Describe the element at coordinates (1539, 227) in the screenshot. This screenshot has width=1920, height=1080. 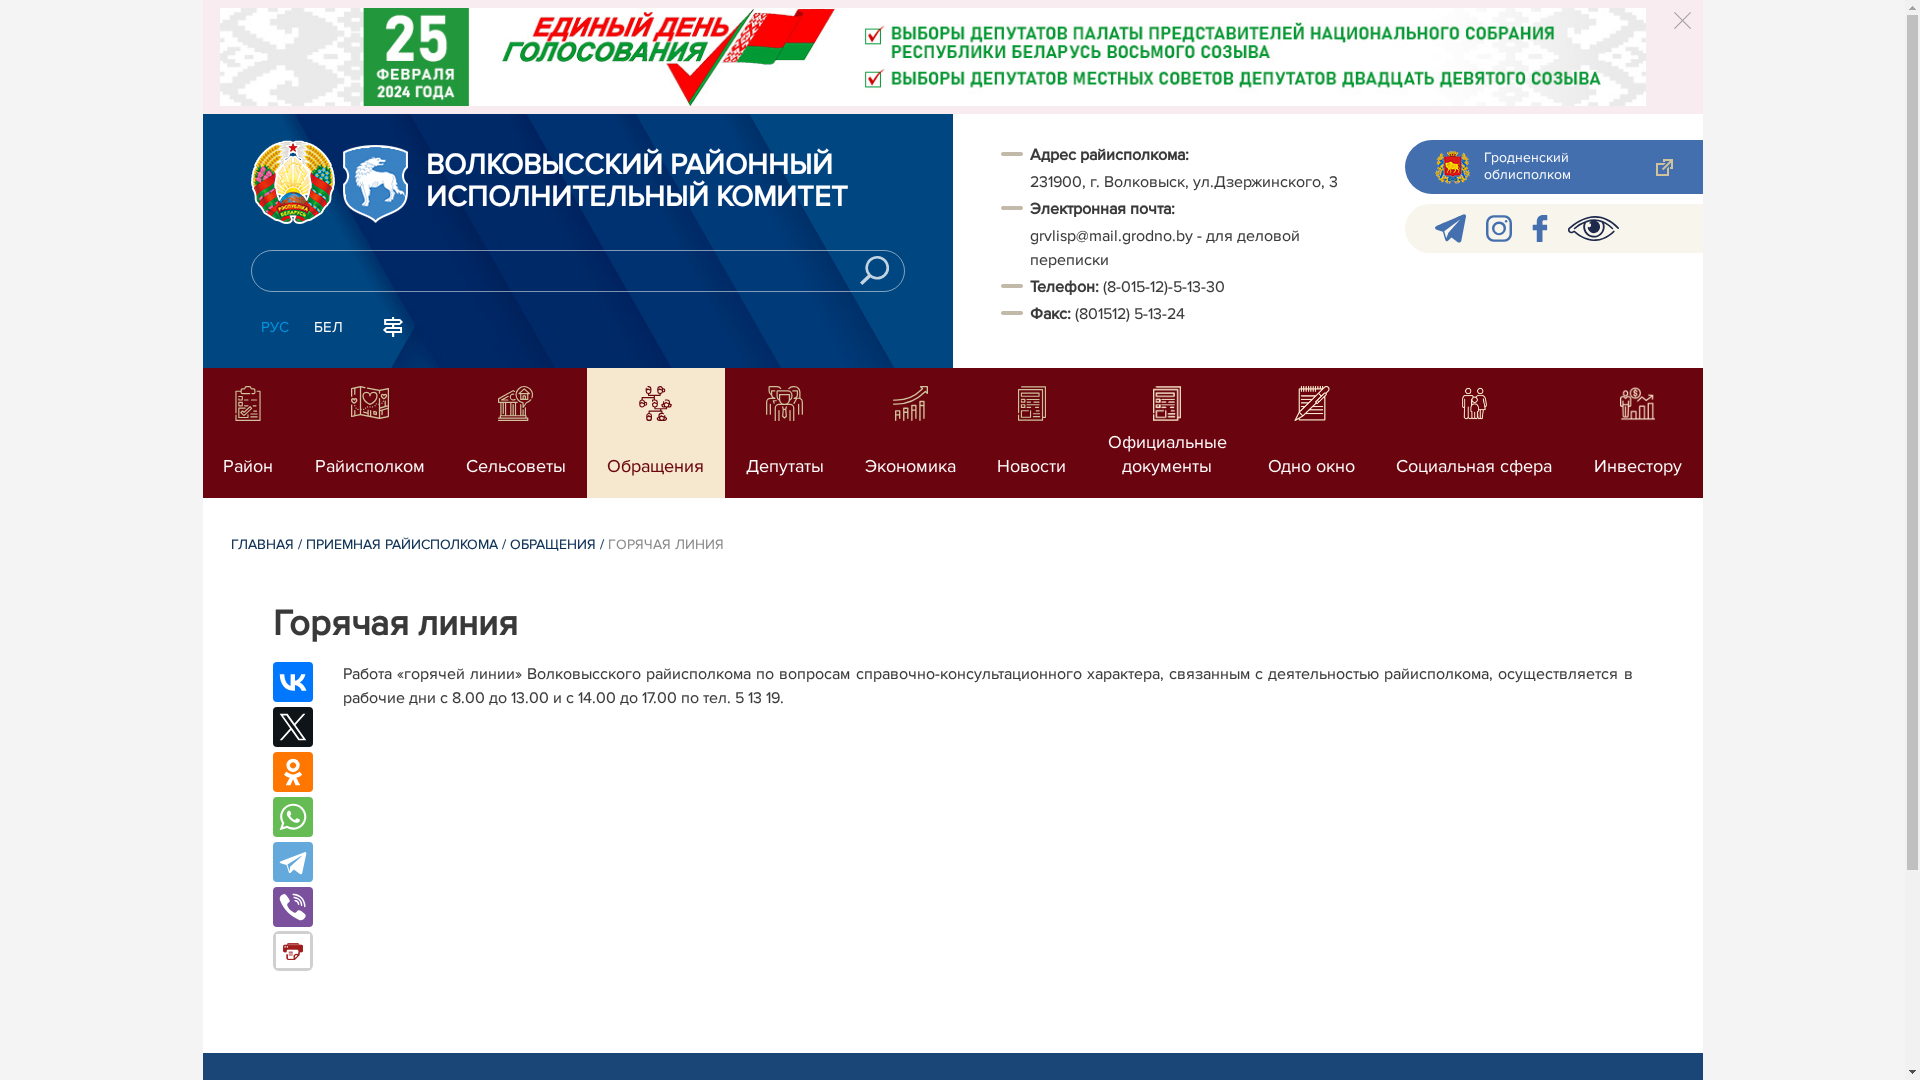
I see `'facebook'` at that location.